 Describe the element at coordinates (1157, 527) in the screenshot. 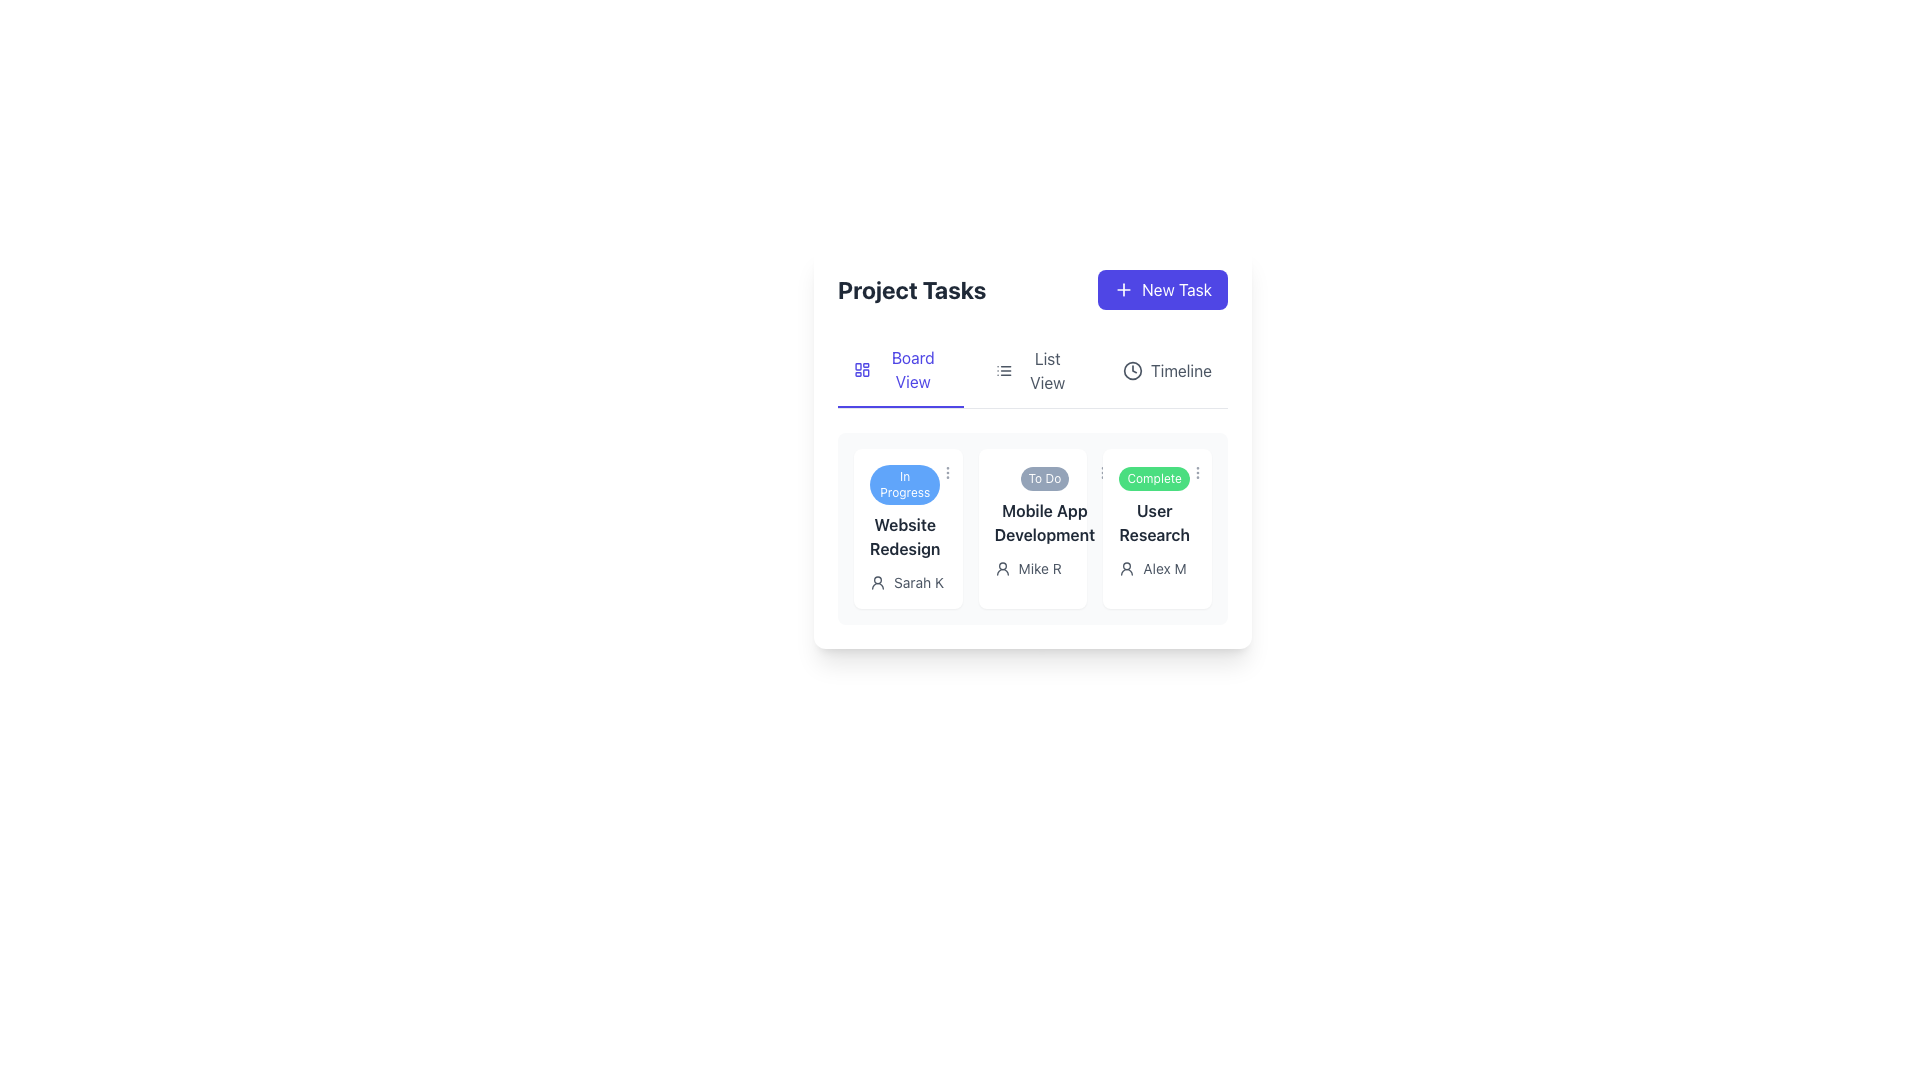

I see `the Task Card with a green 'Complete' badge, bold text 'User Research', and user icon for 'Alex M', positioned in the bottom-right of the grid layout` at that location.